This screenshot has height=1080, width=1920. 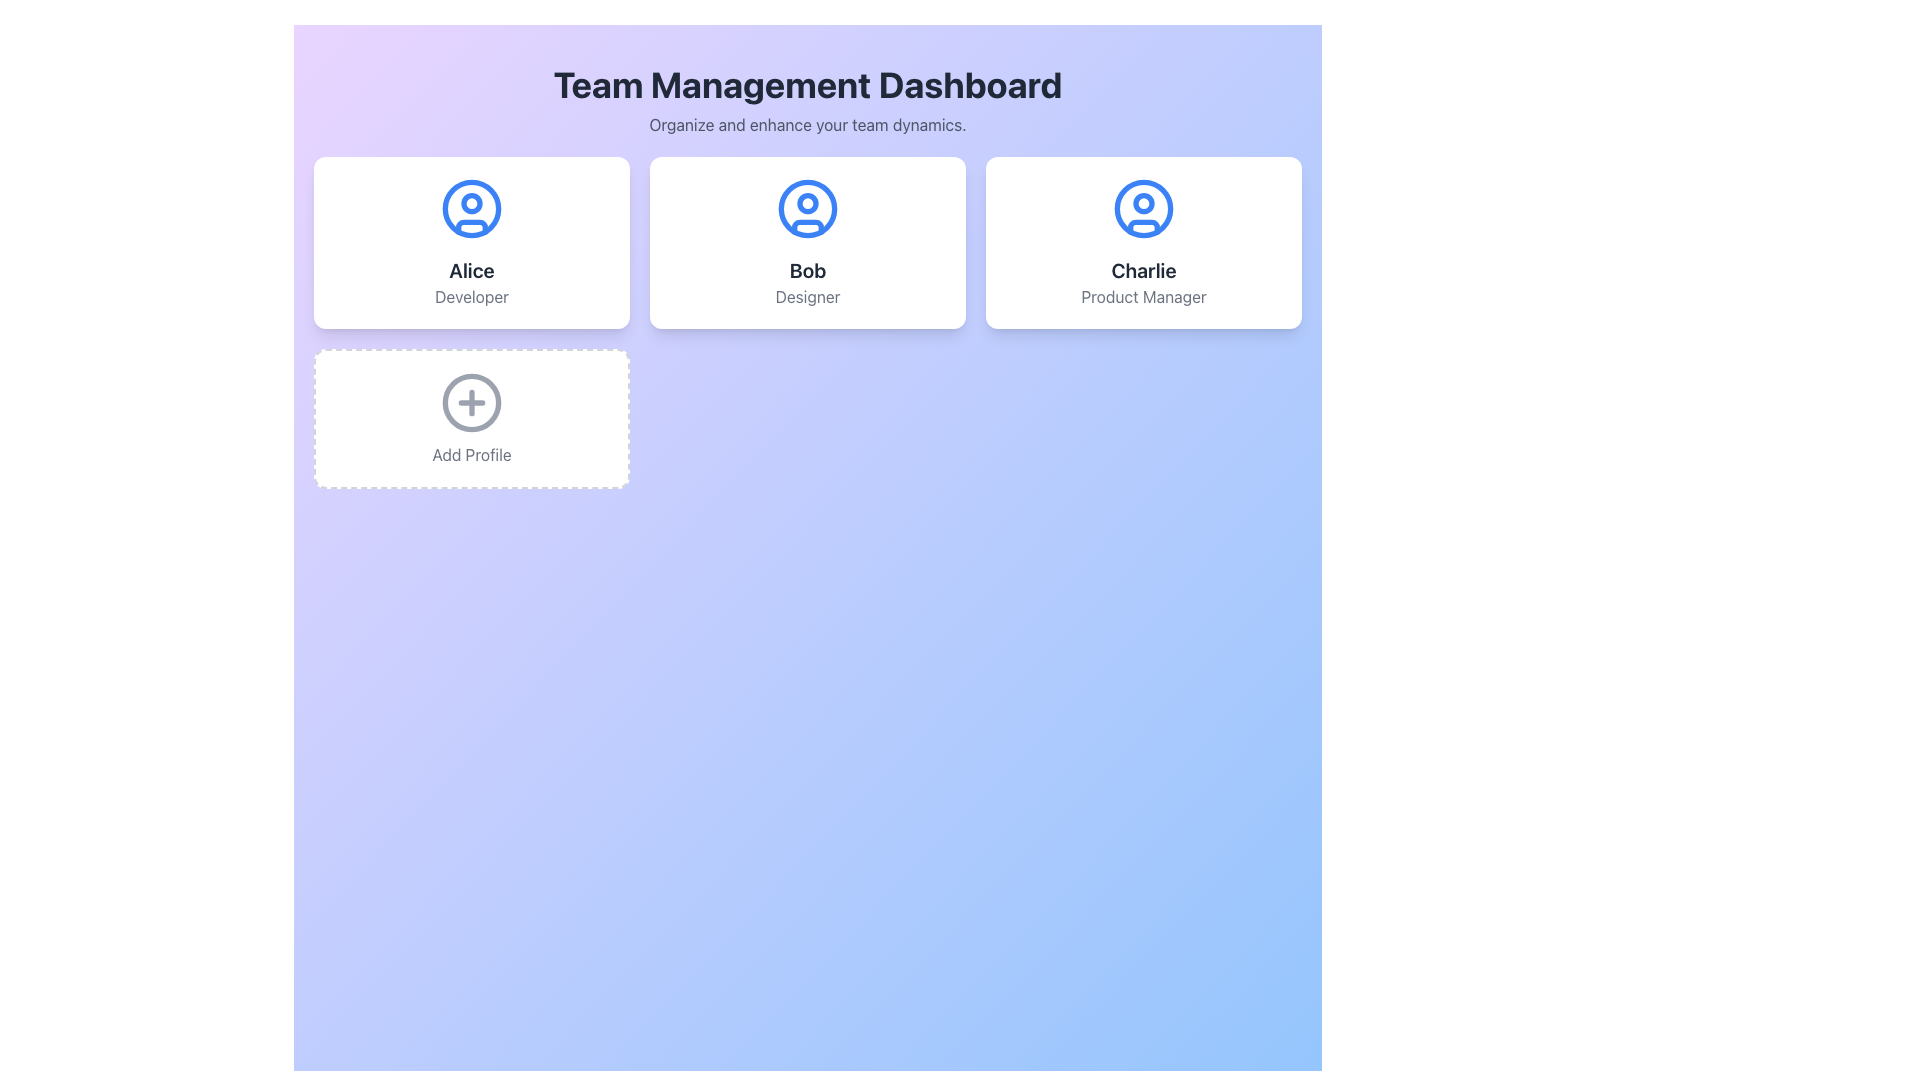 I want to click on the static text label displaying the name 'Charlie' in bold, part of the user profile card located in the top-right of the grid structure, so click(x=1143, y=270).